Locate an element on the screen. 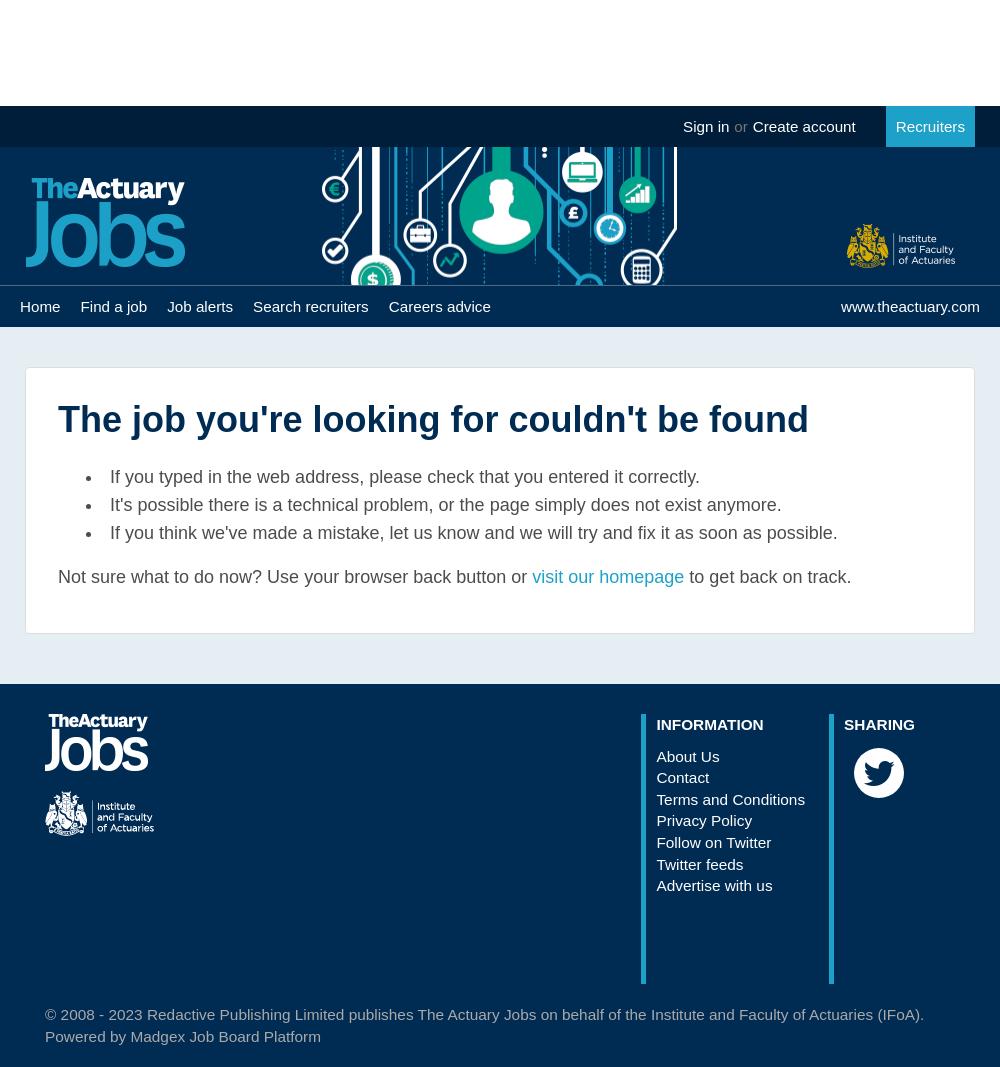 The image size is (1000, 1067). 'Twitter feeds' is located at coordinates (656, 862).